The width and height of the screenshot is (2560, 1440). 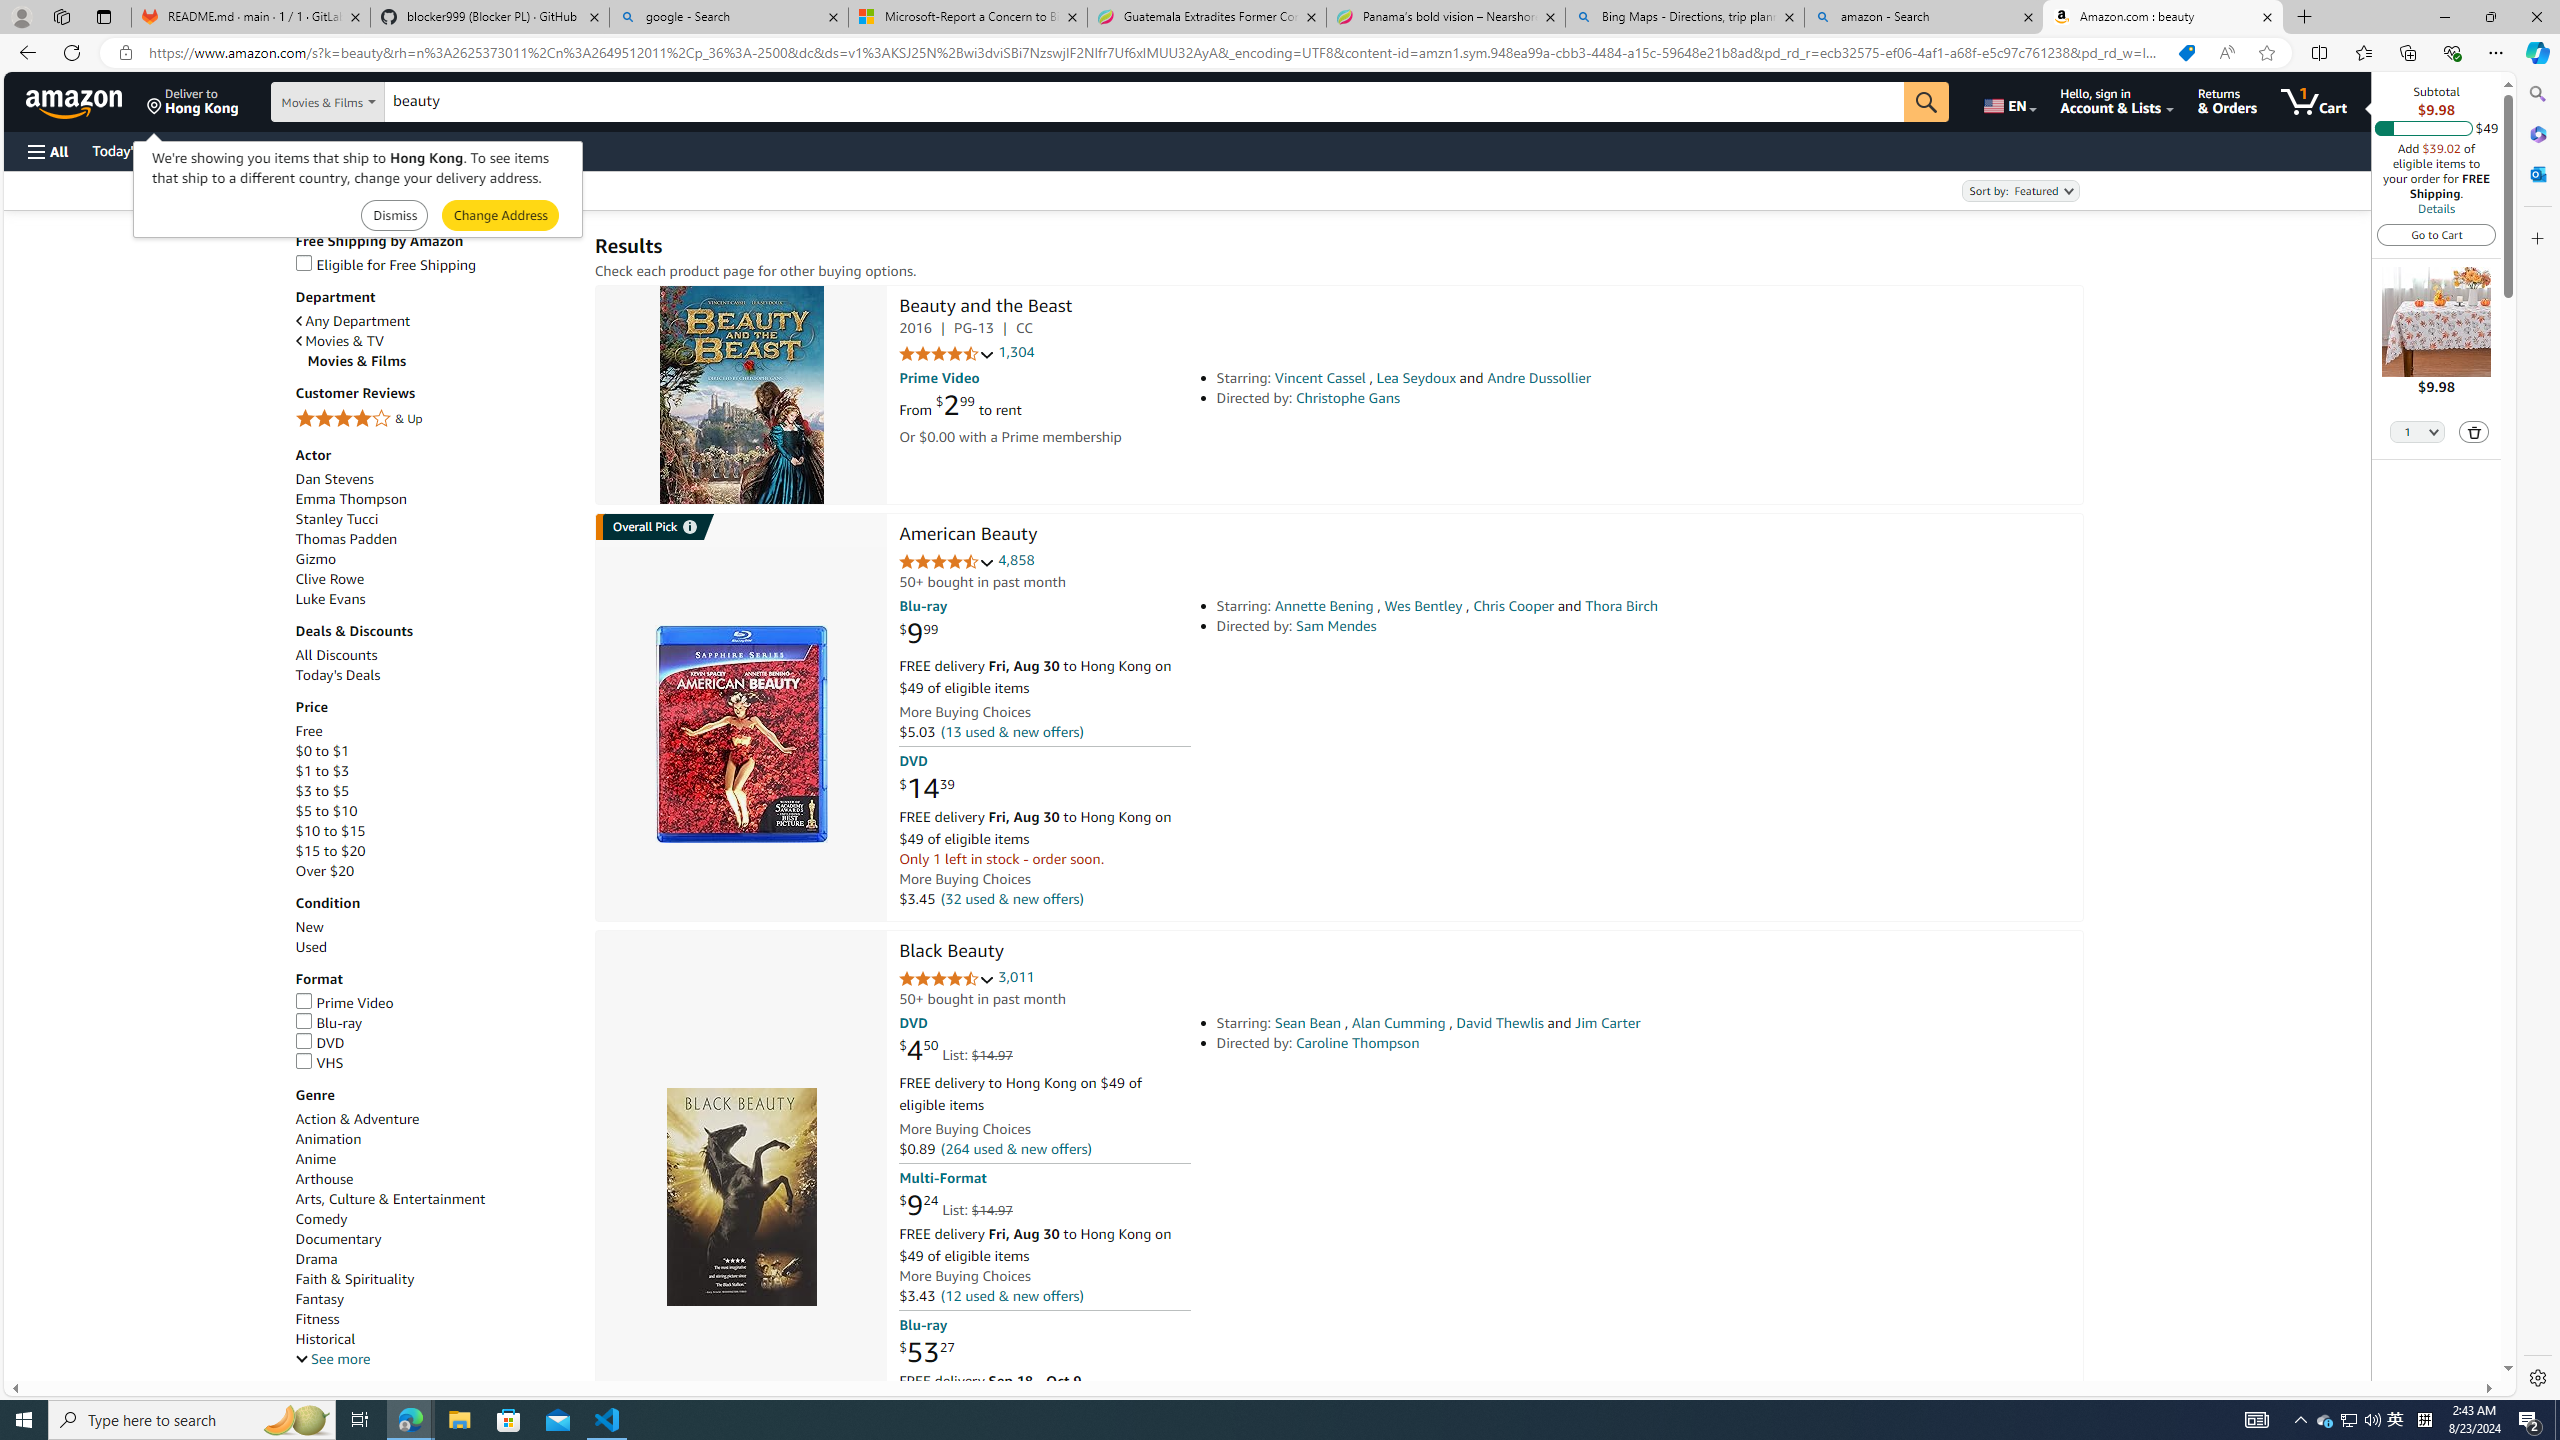 What do you see at coordinates (435, 420) in the screenshot?
I see `'4 Stars & Up& Up'` at bounding box center [435, 420].